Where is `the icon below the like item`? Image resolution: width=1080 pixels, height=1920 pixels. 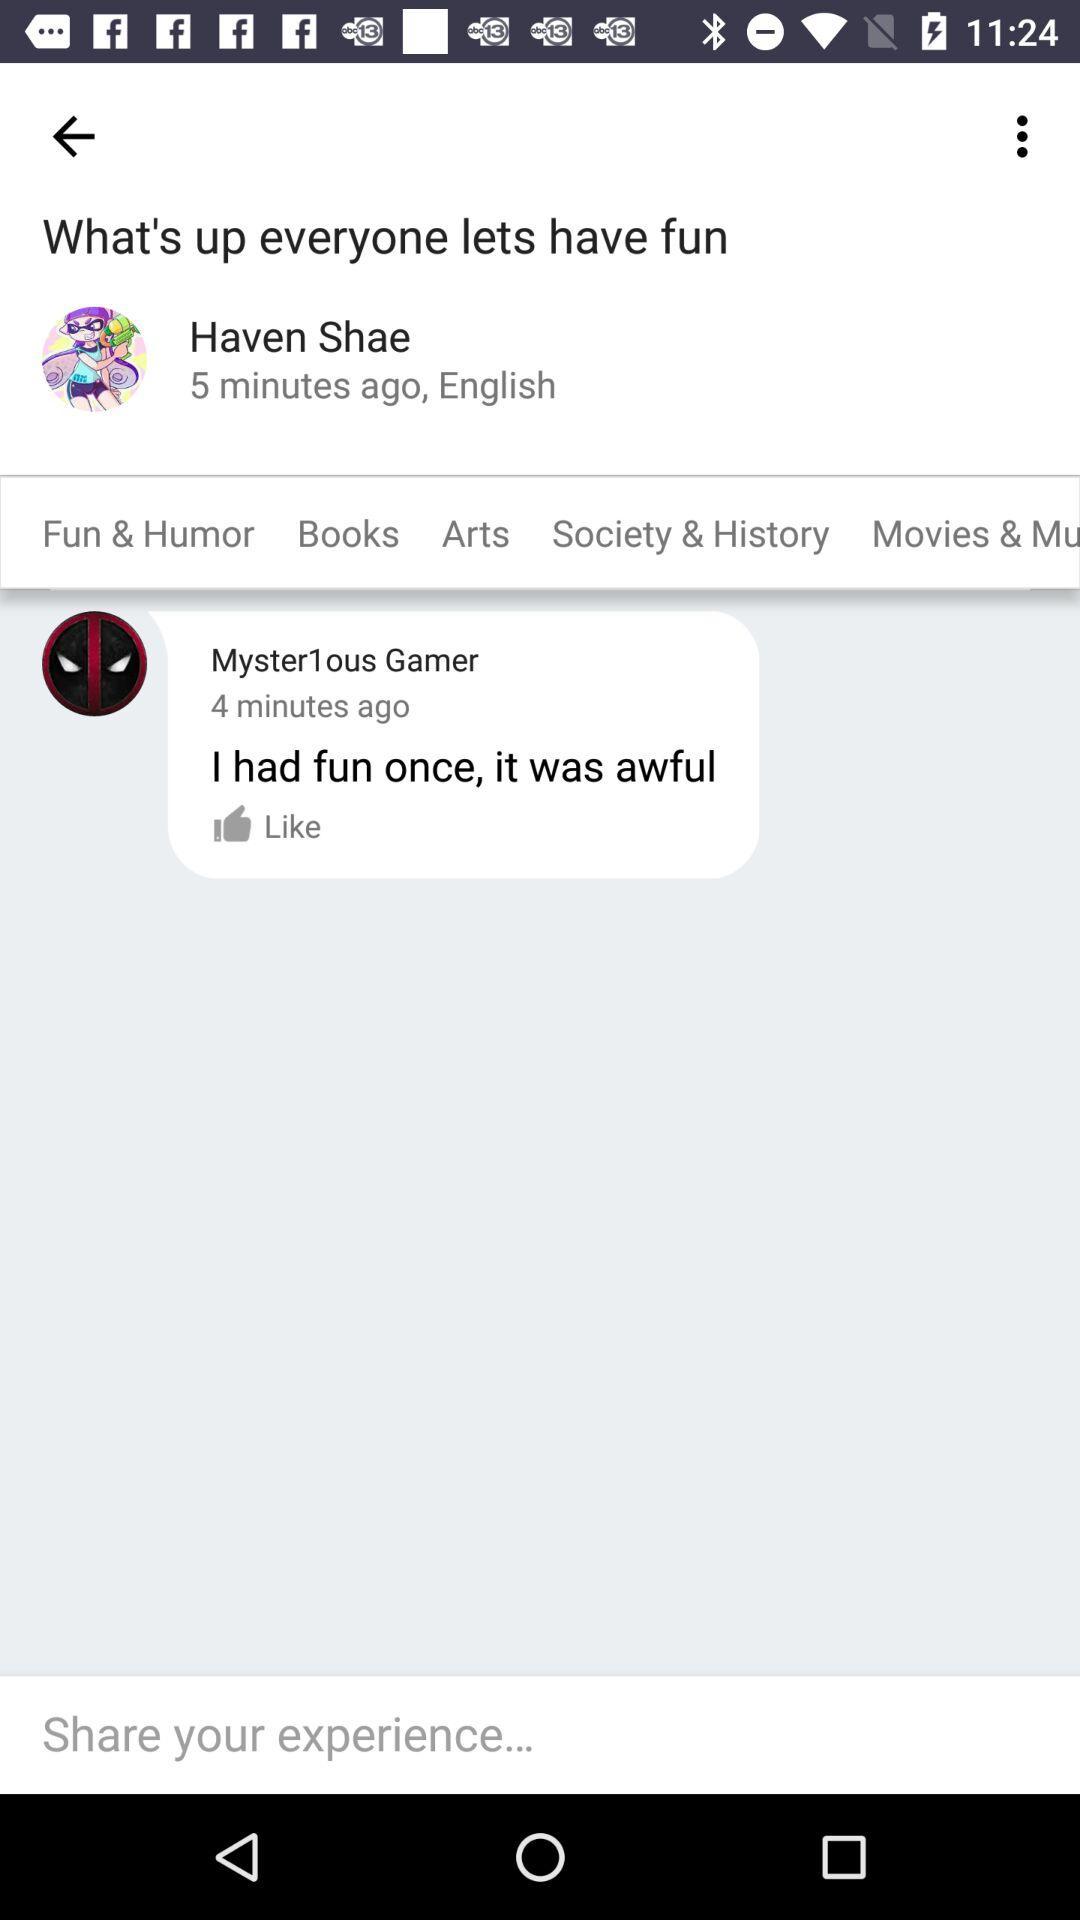 the icon below the like item is located at coordinates (550, 1734).